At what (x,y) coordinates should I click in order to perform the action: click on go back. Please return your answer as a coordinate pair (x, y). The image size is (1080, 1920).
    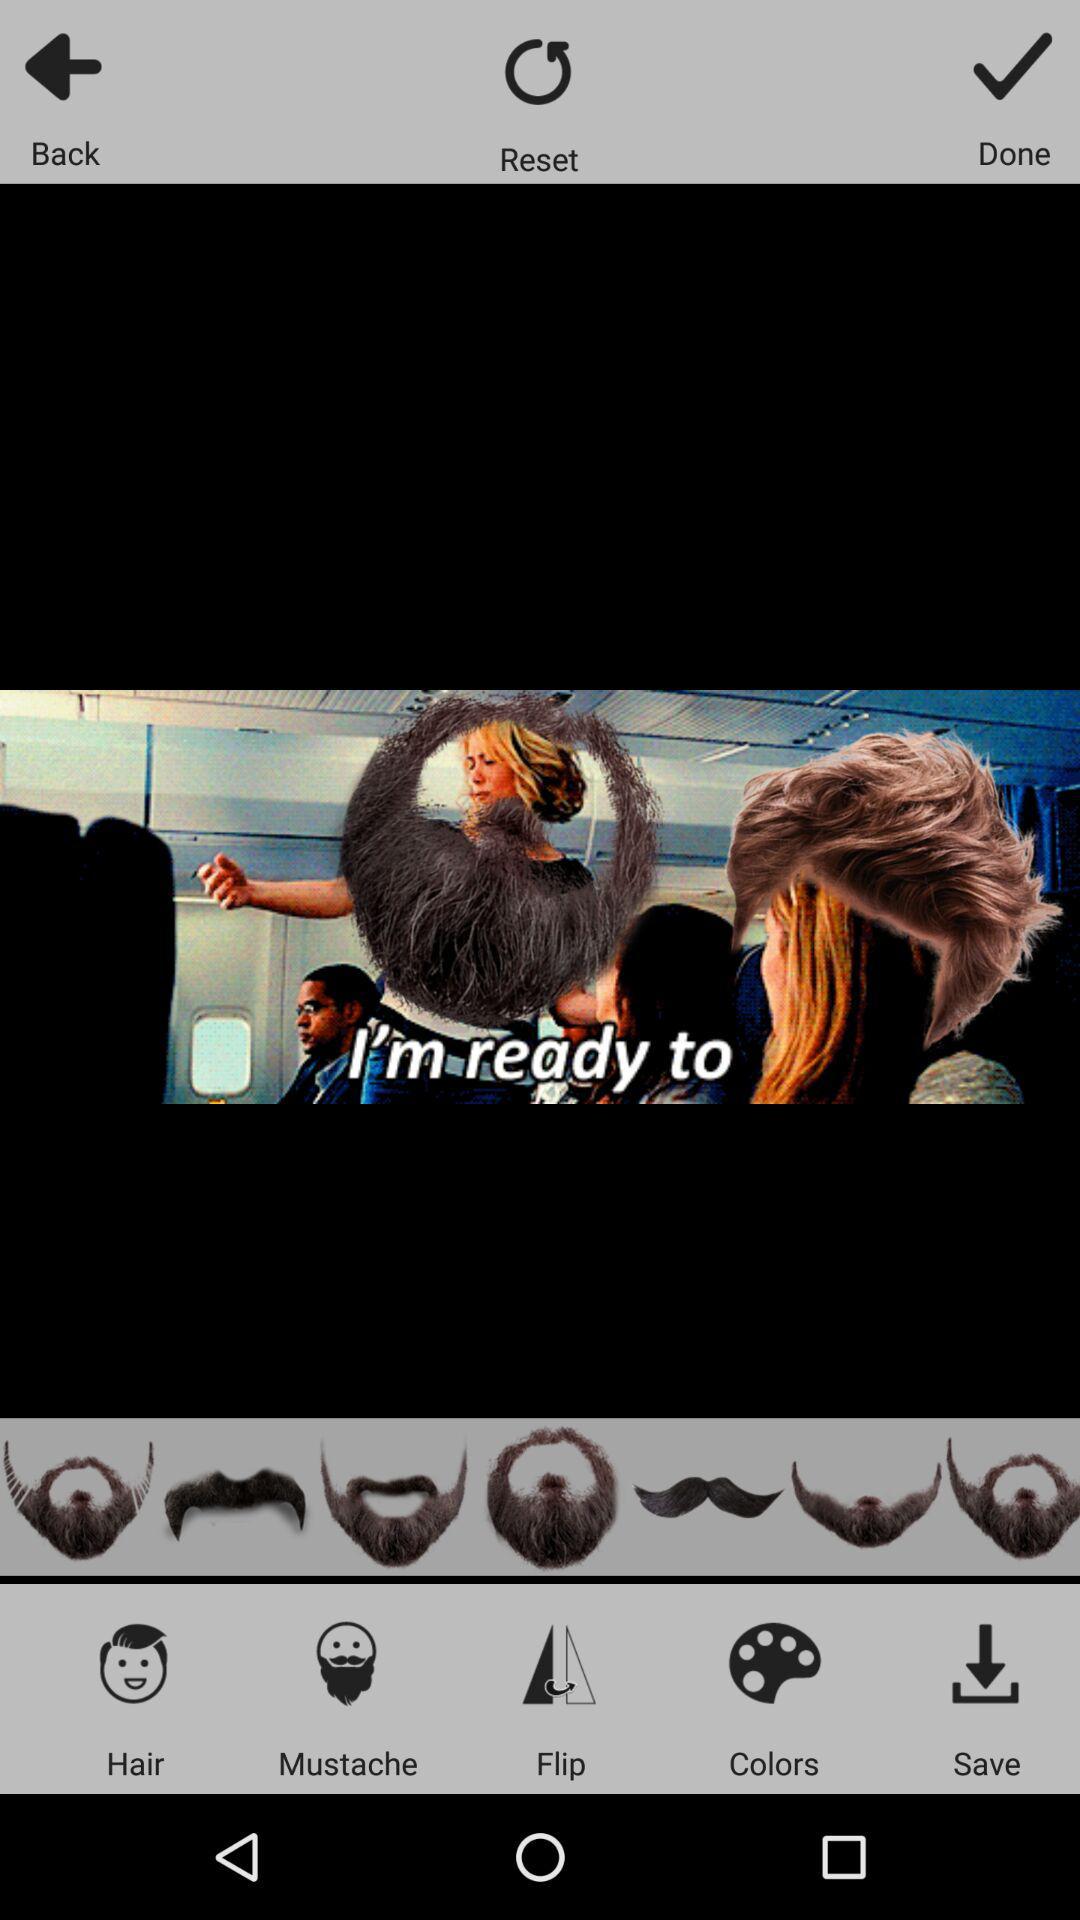
    Looking at the image, I should click on (538, 71).